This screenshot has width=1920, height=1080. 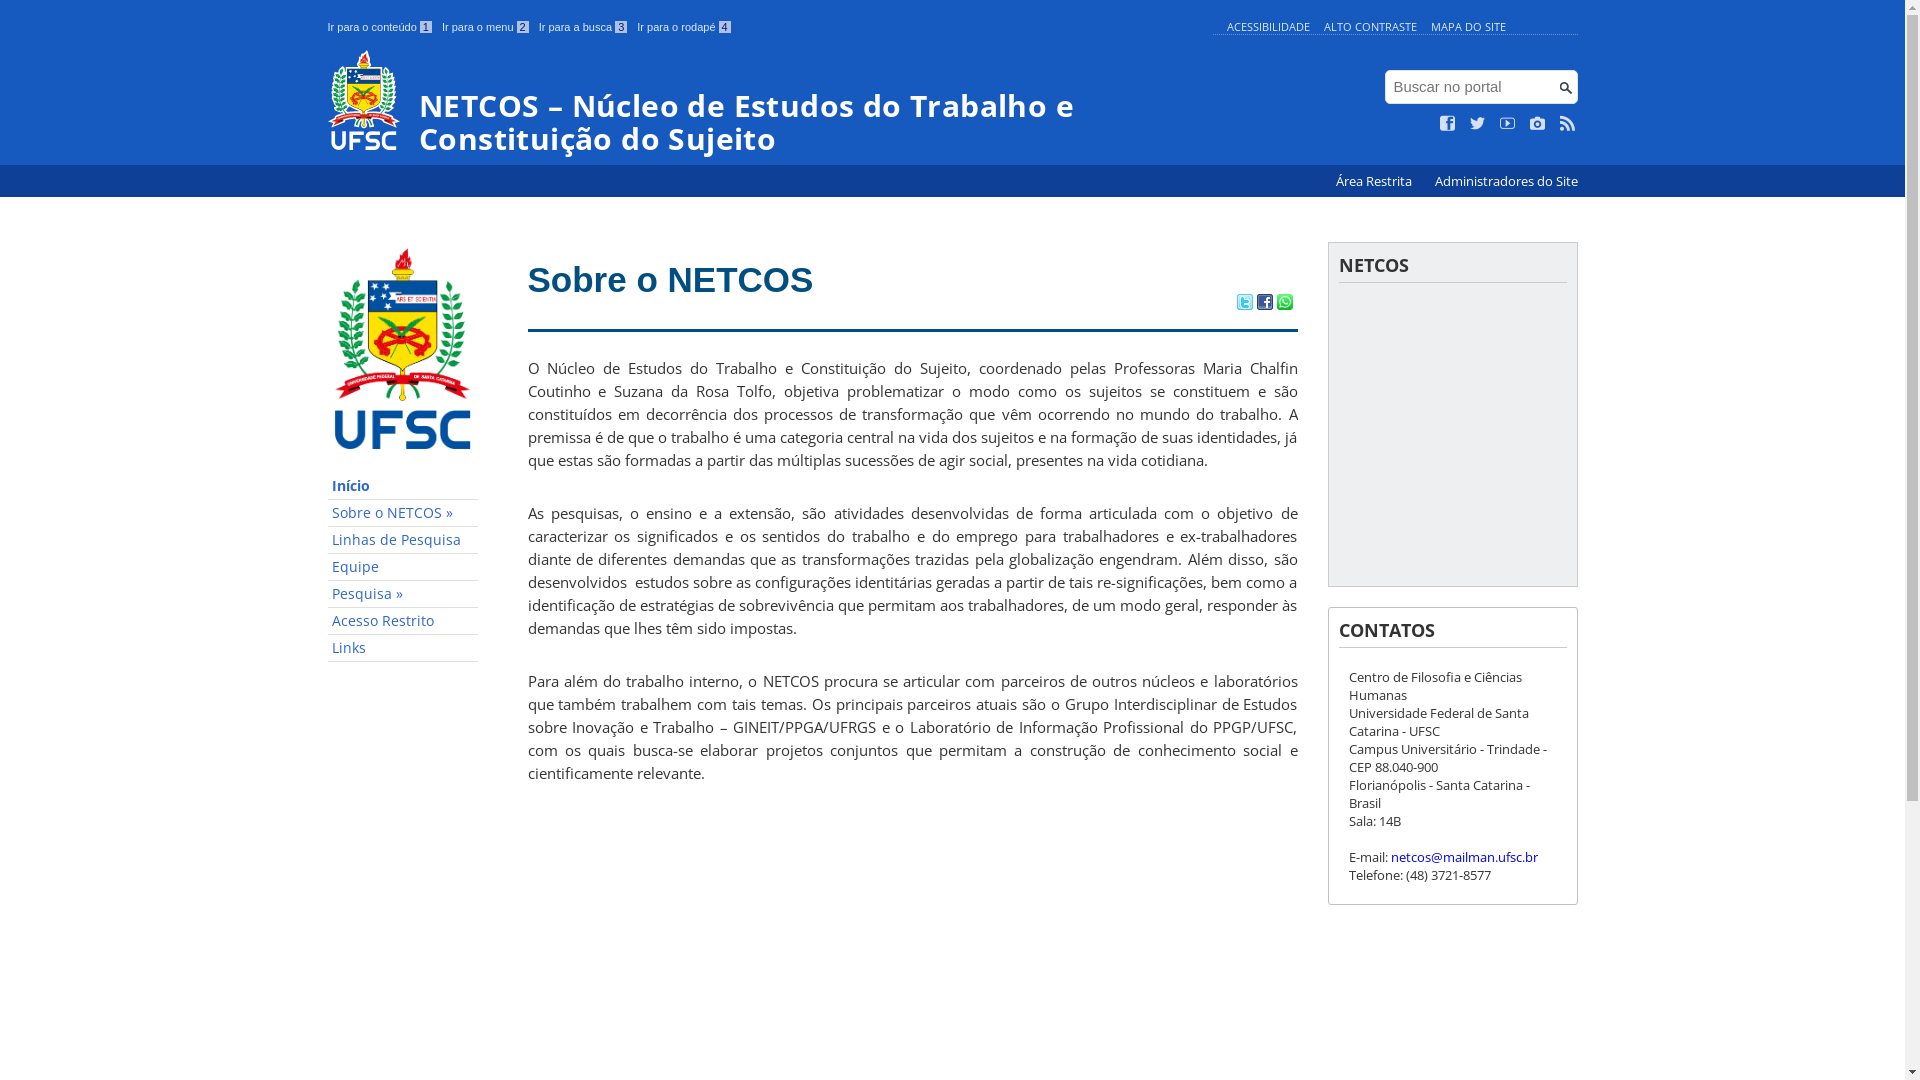 I want to click on 'ACESSIBILIDADE', so click(x=1266, y=26).